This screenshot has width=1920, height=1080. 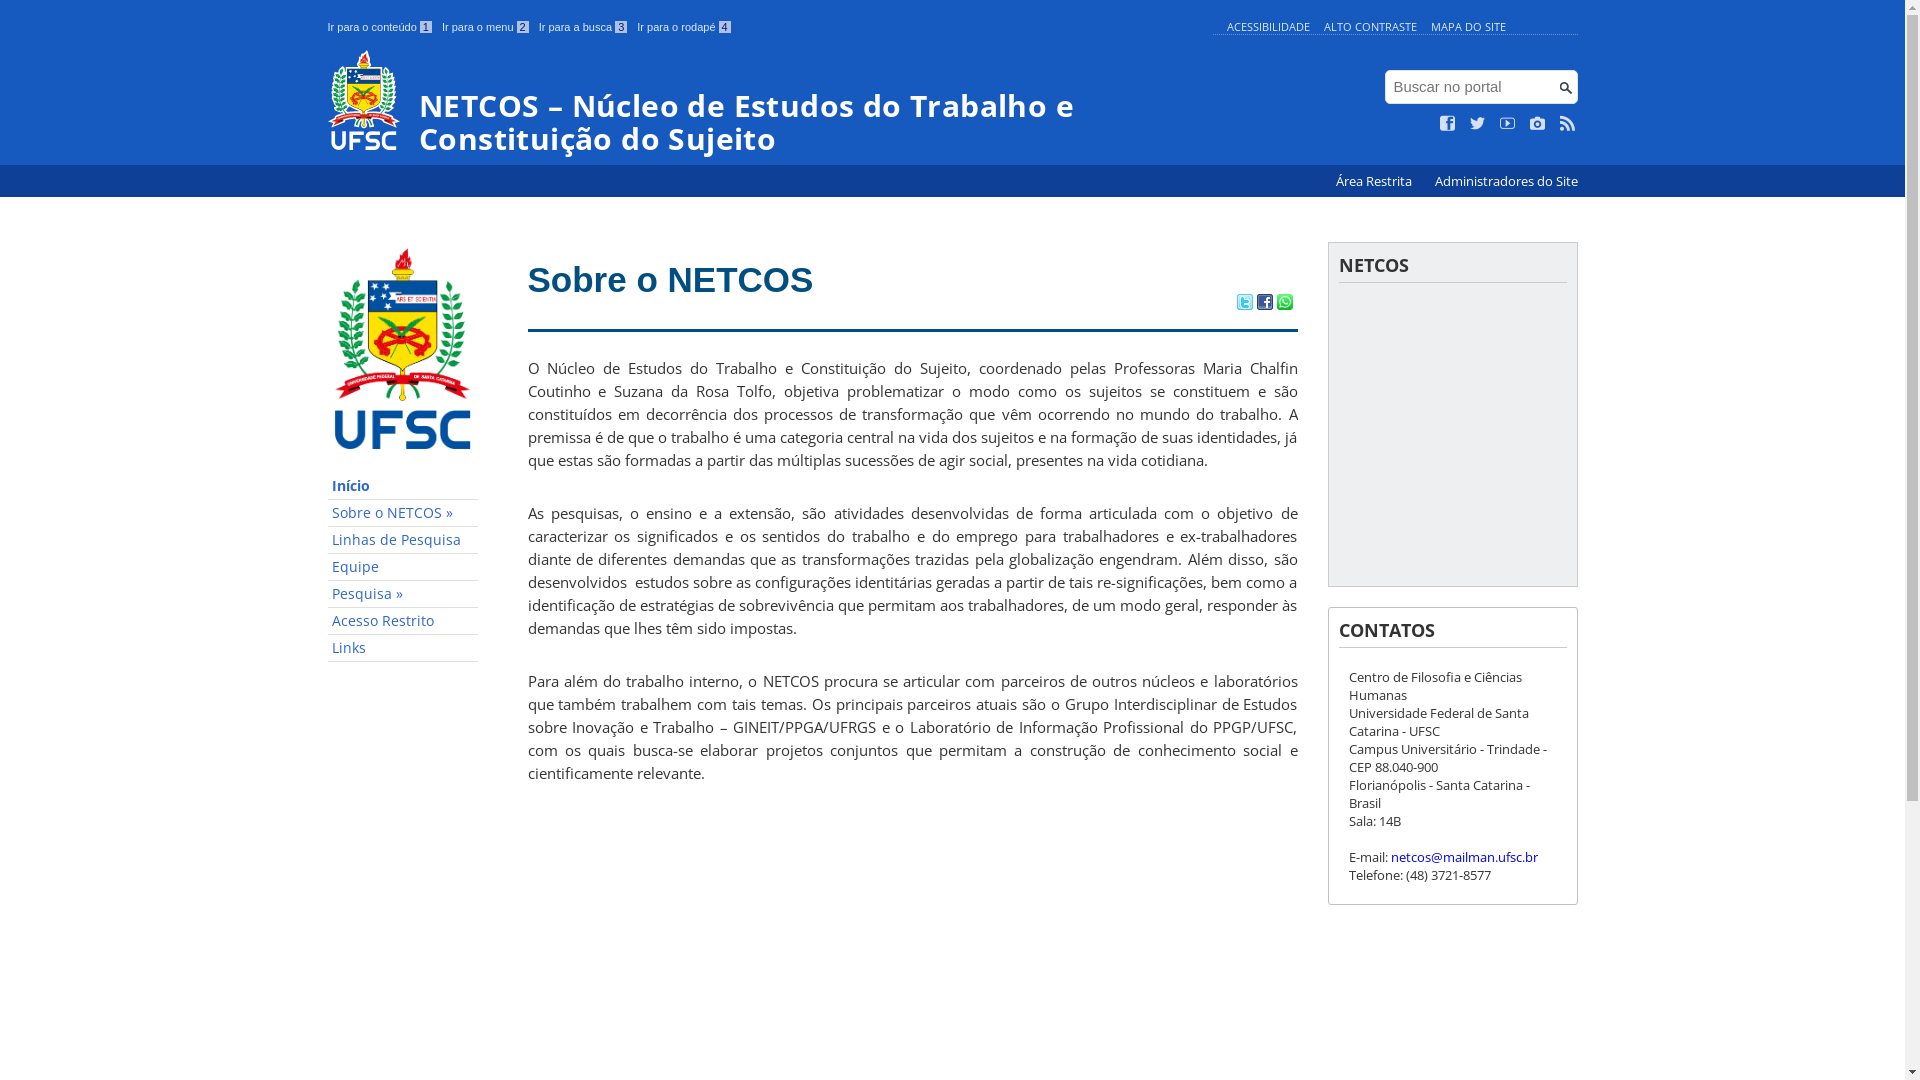 I want to click on 'ACESSIBILIDADE', so click(x=1266, y=26).